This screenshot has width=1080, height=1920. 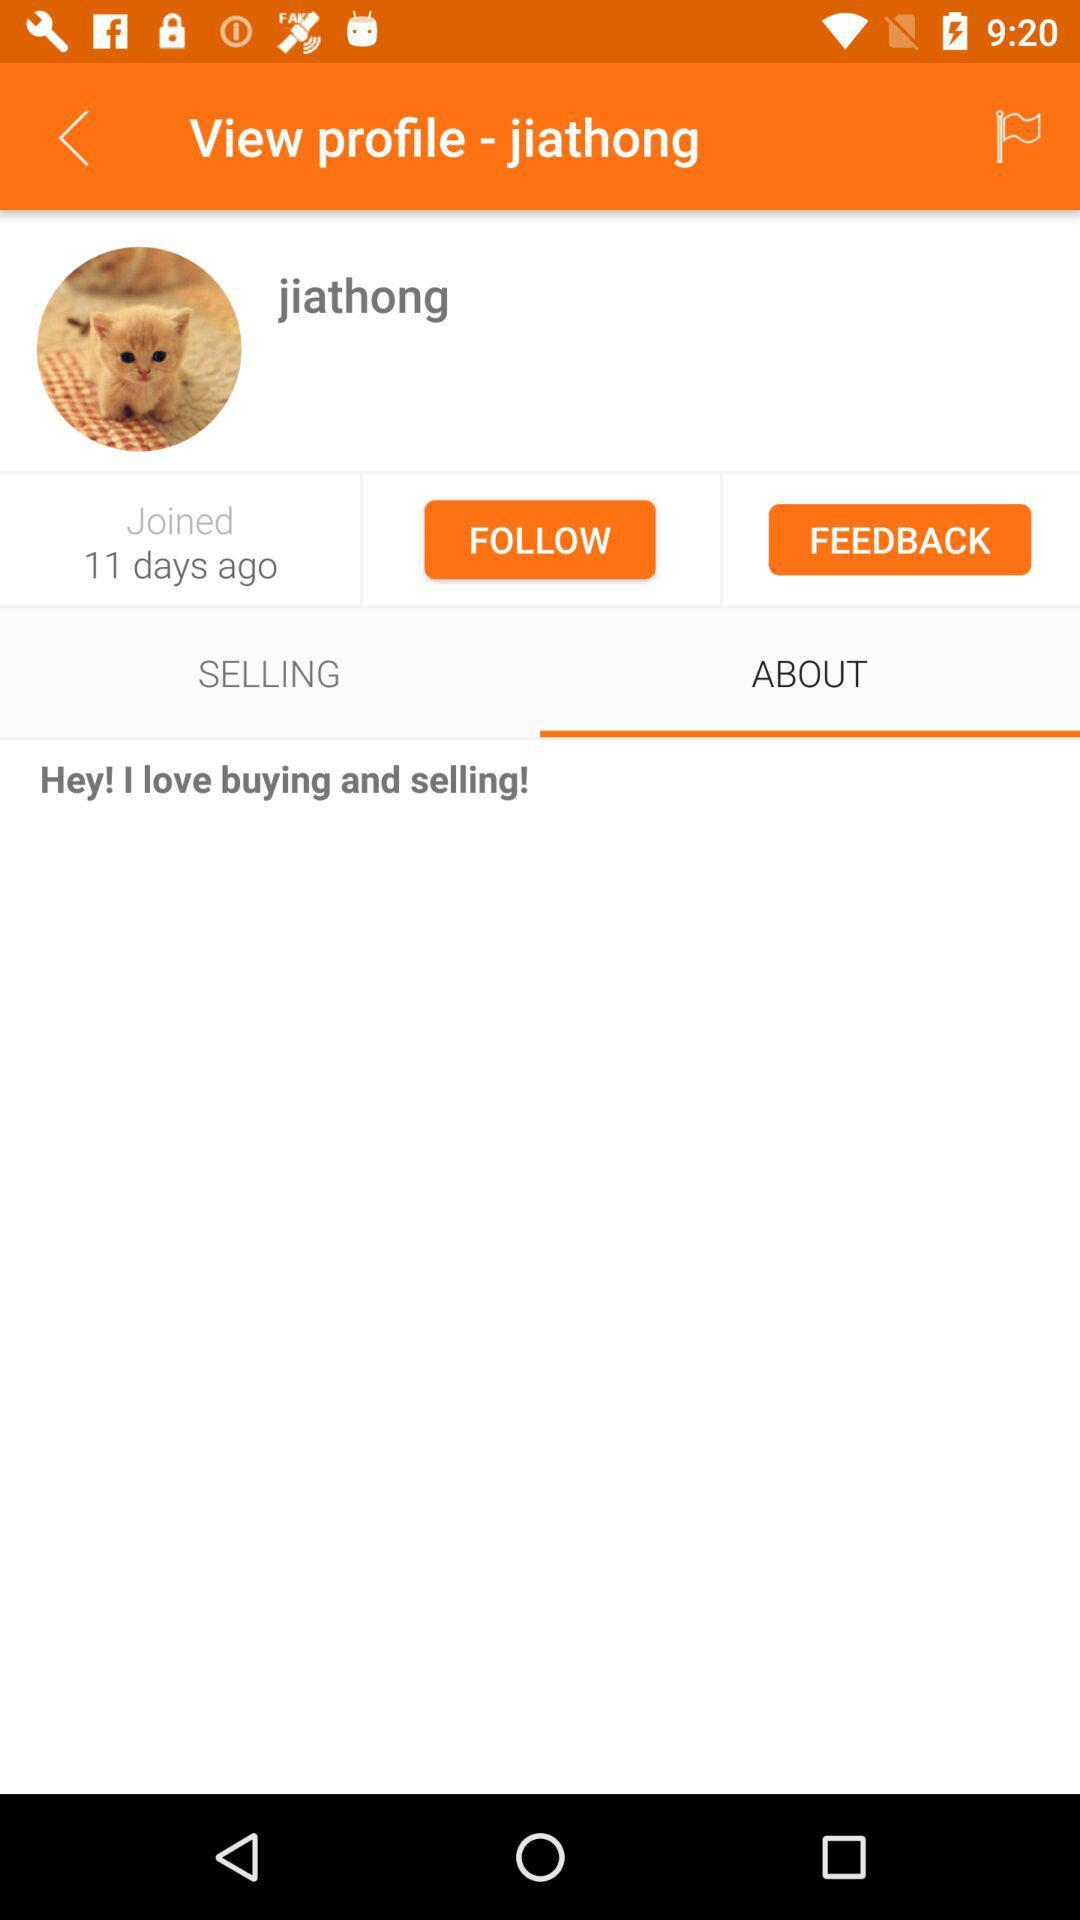 What do you see at coordinates (138, 349) in the screenshot?
I see `the picture` at bounding box center [138, 349].